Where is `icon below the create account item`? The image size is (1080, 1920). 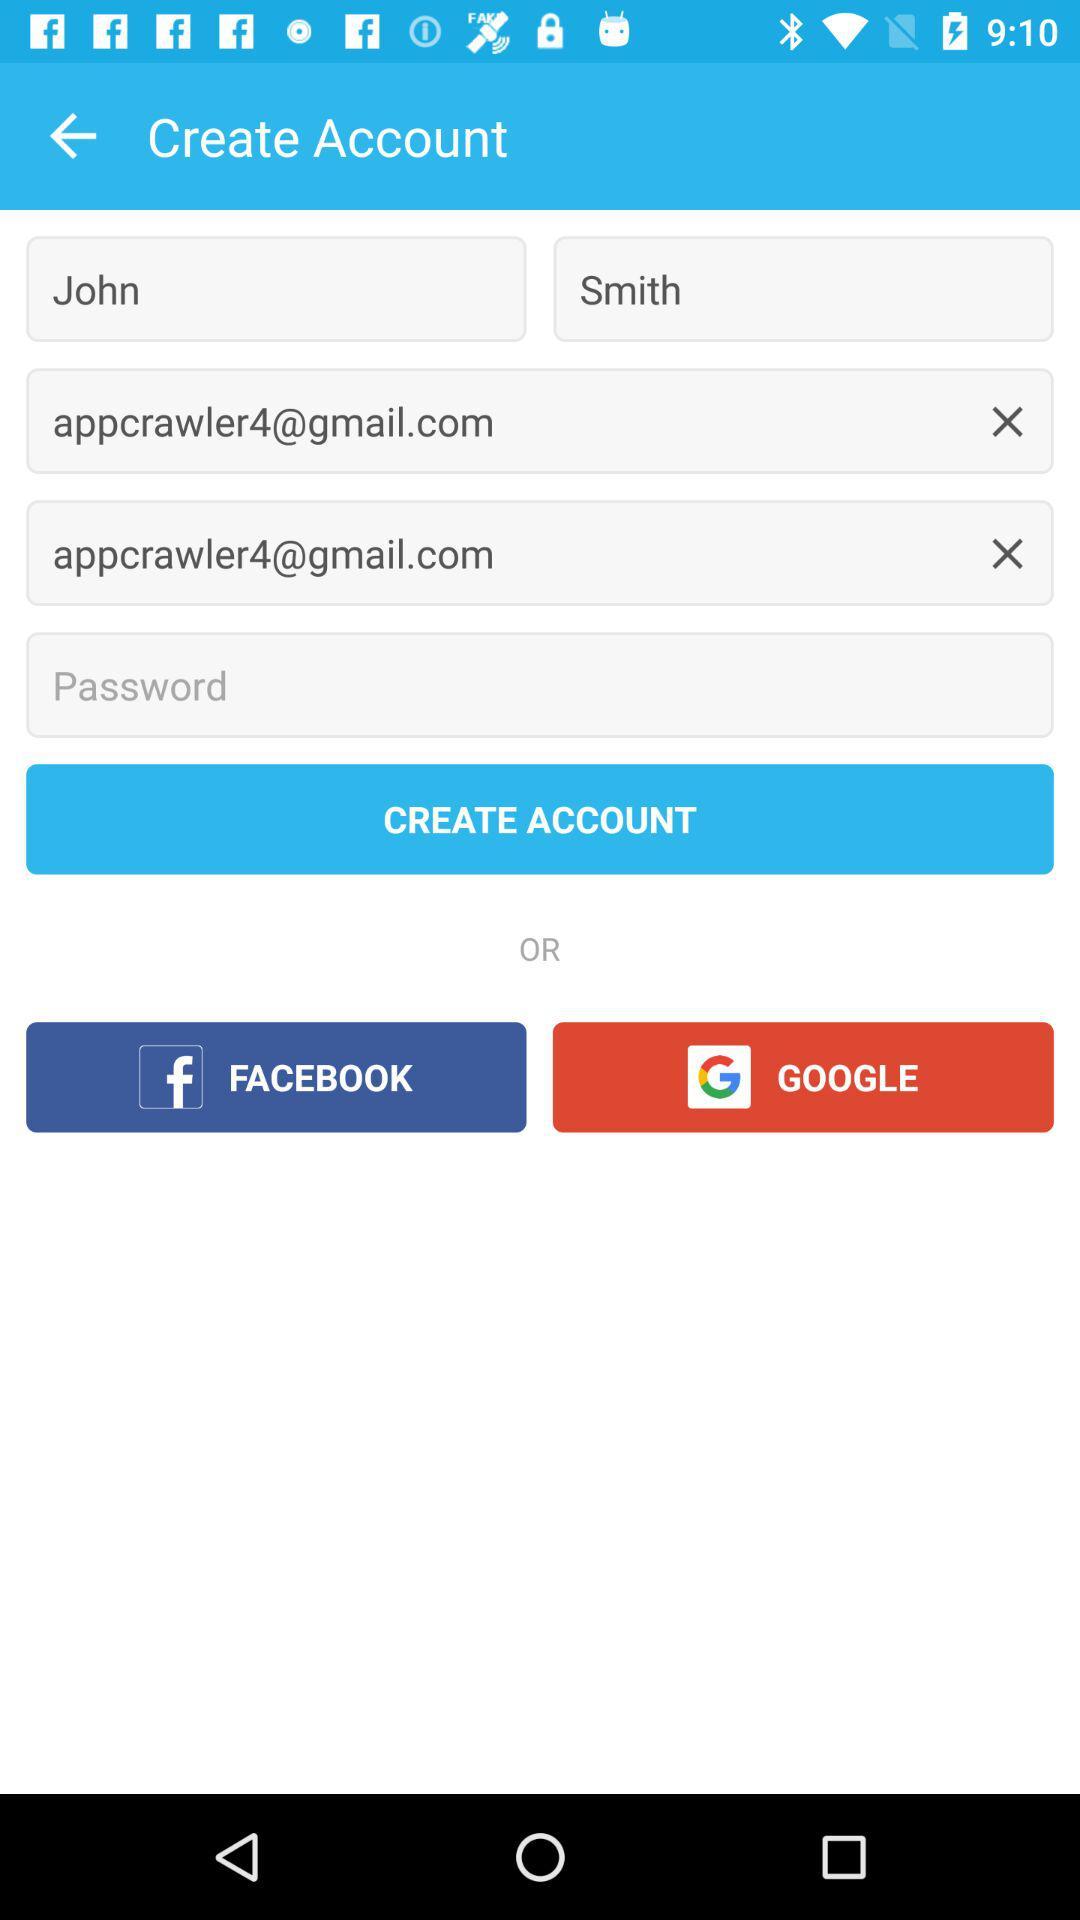
icon below the create account item is located at coordinates (276, 288).